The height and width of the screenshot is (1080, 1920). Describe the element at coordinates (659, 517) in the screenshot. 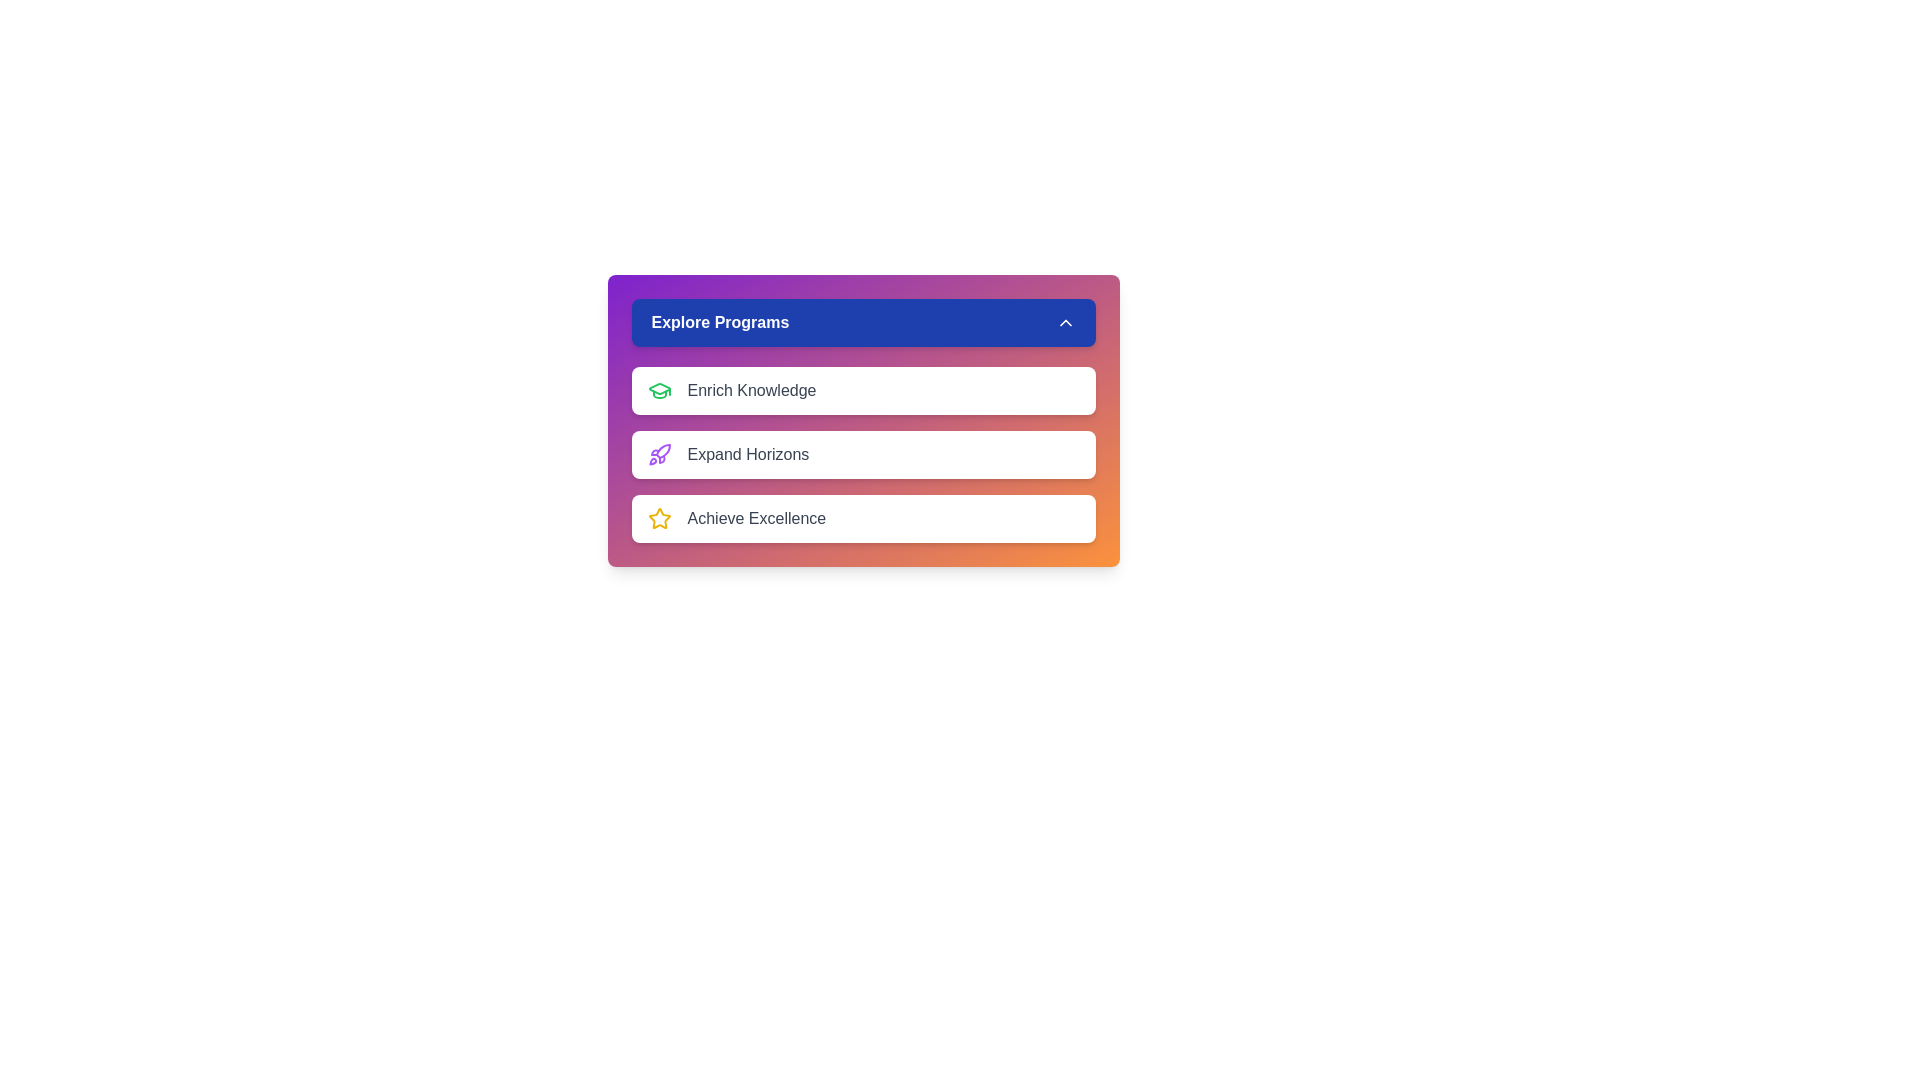

I see `the achievement icon located within the 'Explore Programs' dropdown menu, positioned to the left of the 'Achieve Excellence' label` at that location.